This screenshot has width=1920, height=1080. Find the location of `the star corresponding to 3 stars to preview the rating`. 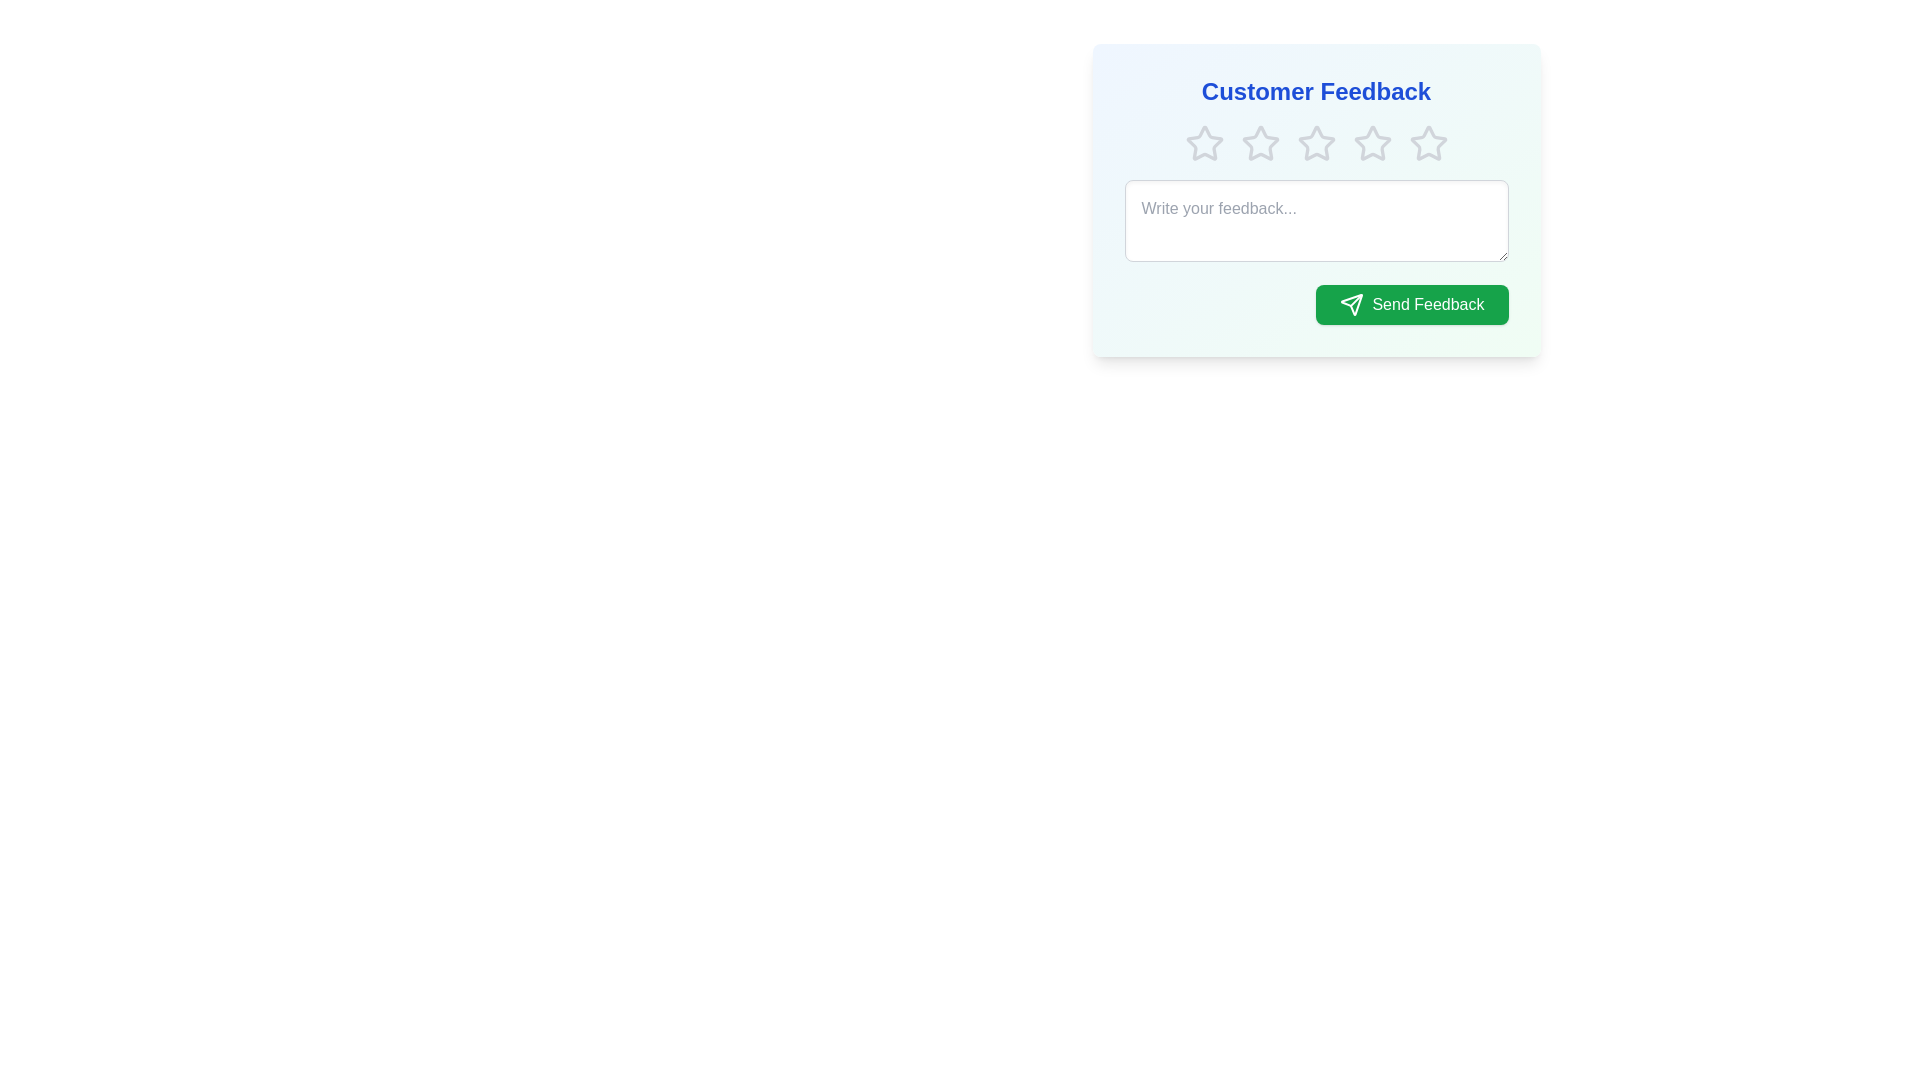

the star corresponding to 3 stars to preview the rating is located at coordinates (1316, 142).